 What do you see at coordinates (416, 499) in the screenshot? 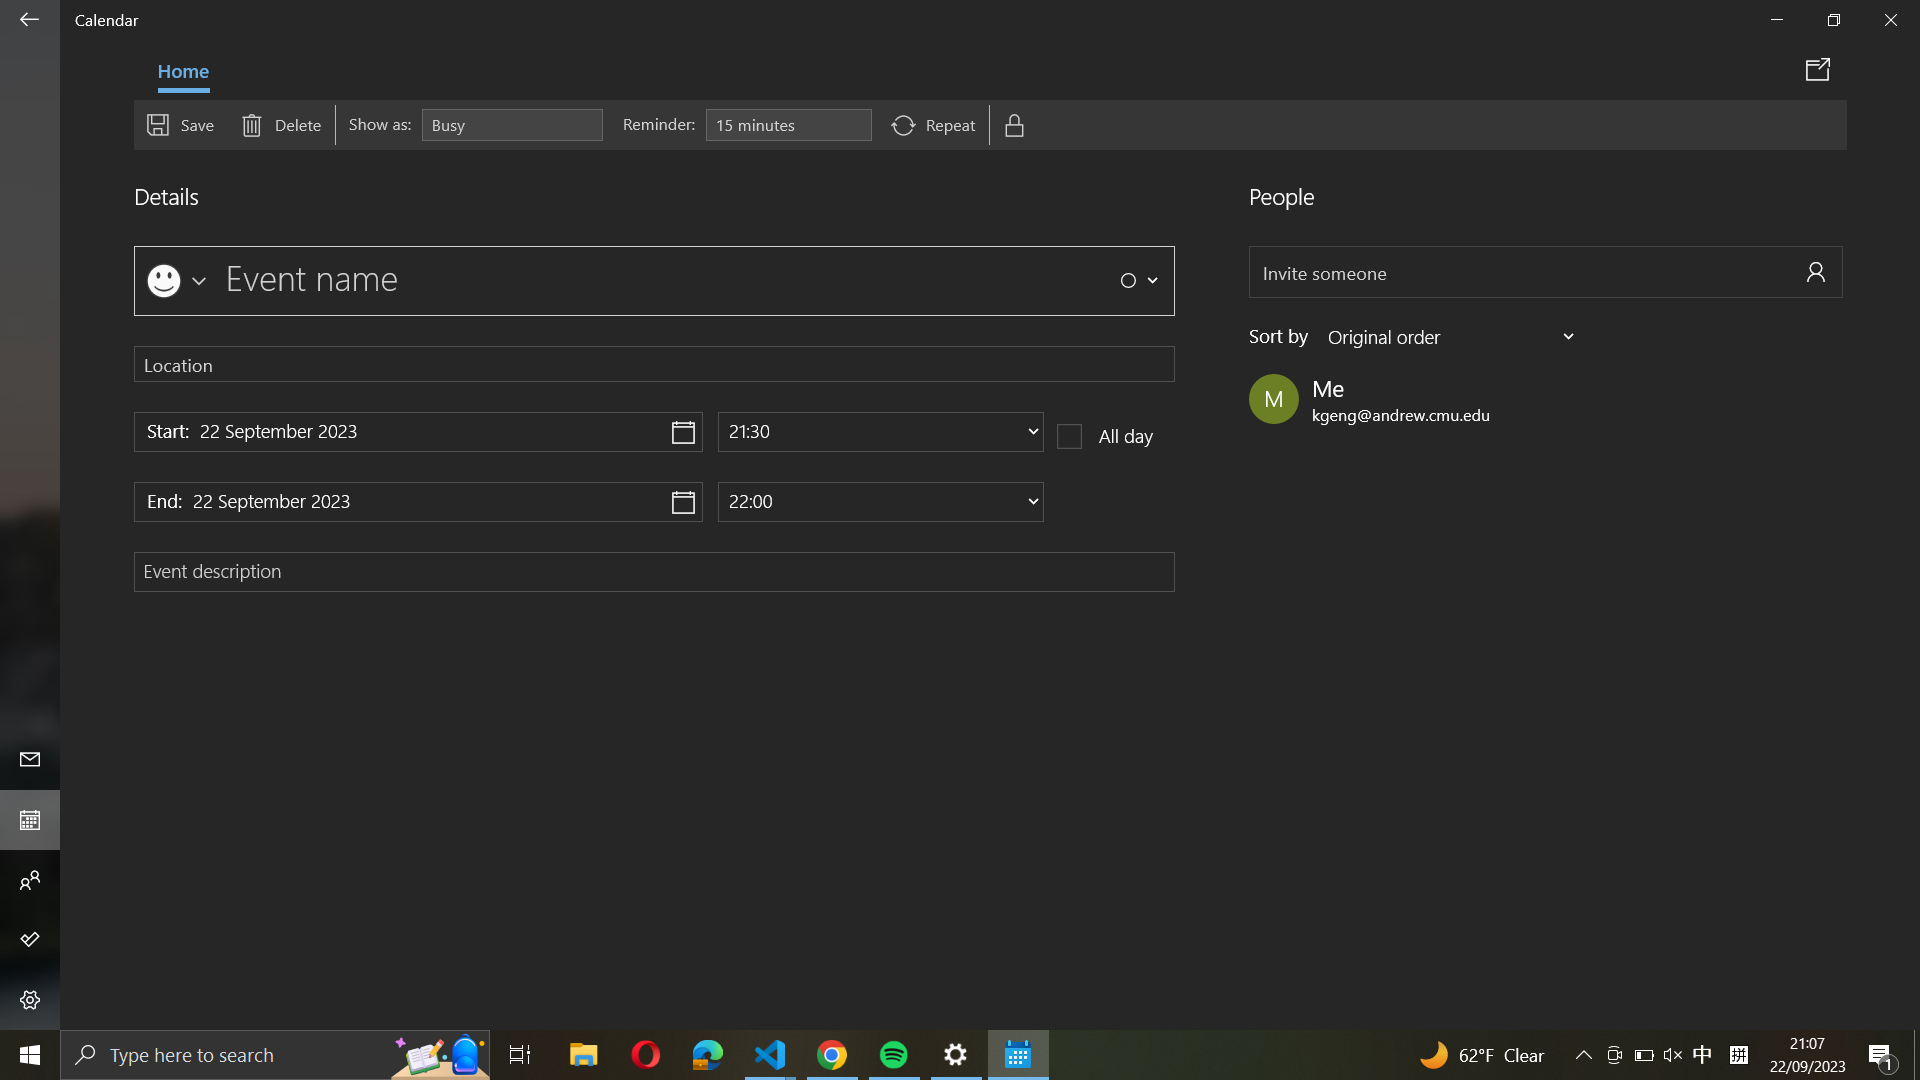
I see `the ending date for the event` at bounding box center [416, 499].